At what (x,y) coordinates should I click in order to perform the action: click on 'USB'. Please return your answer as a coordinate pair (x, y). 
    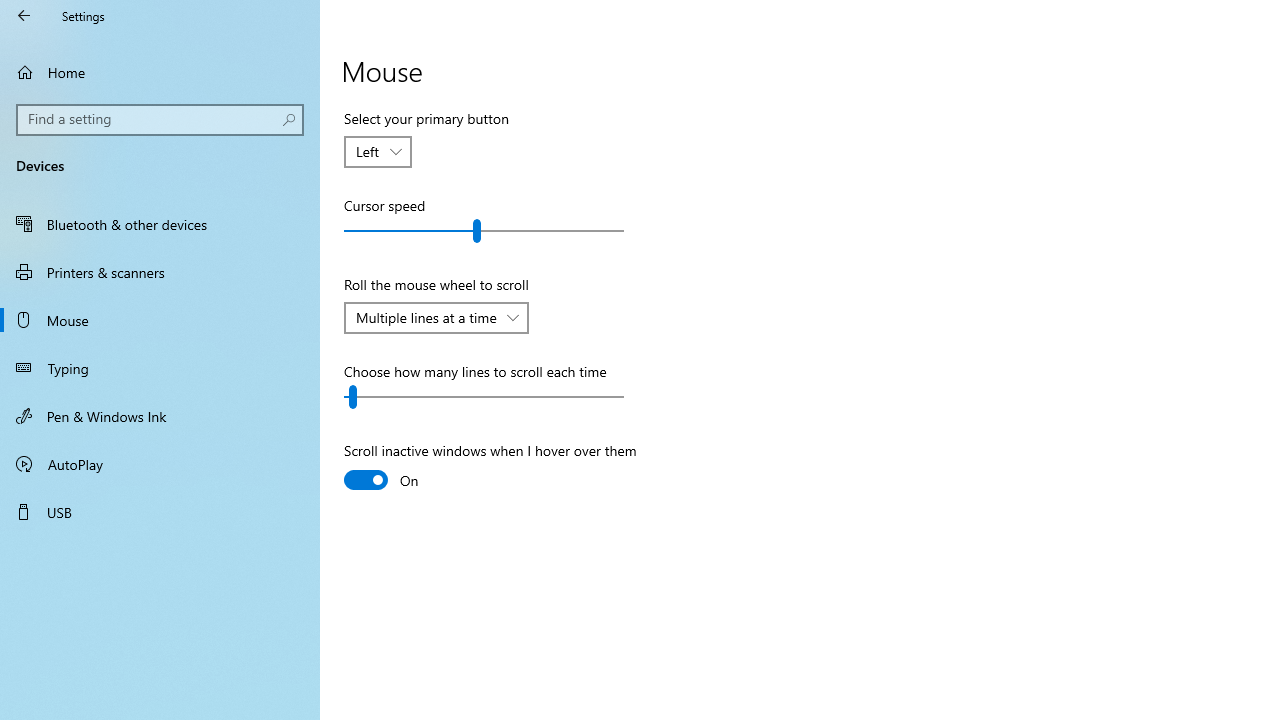
    Looking at the image, I should click on (160, 510).